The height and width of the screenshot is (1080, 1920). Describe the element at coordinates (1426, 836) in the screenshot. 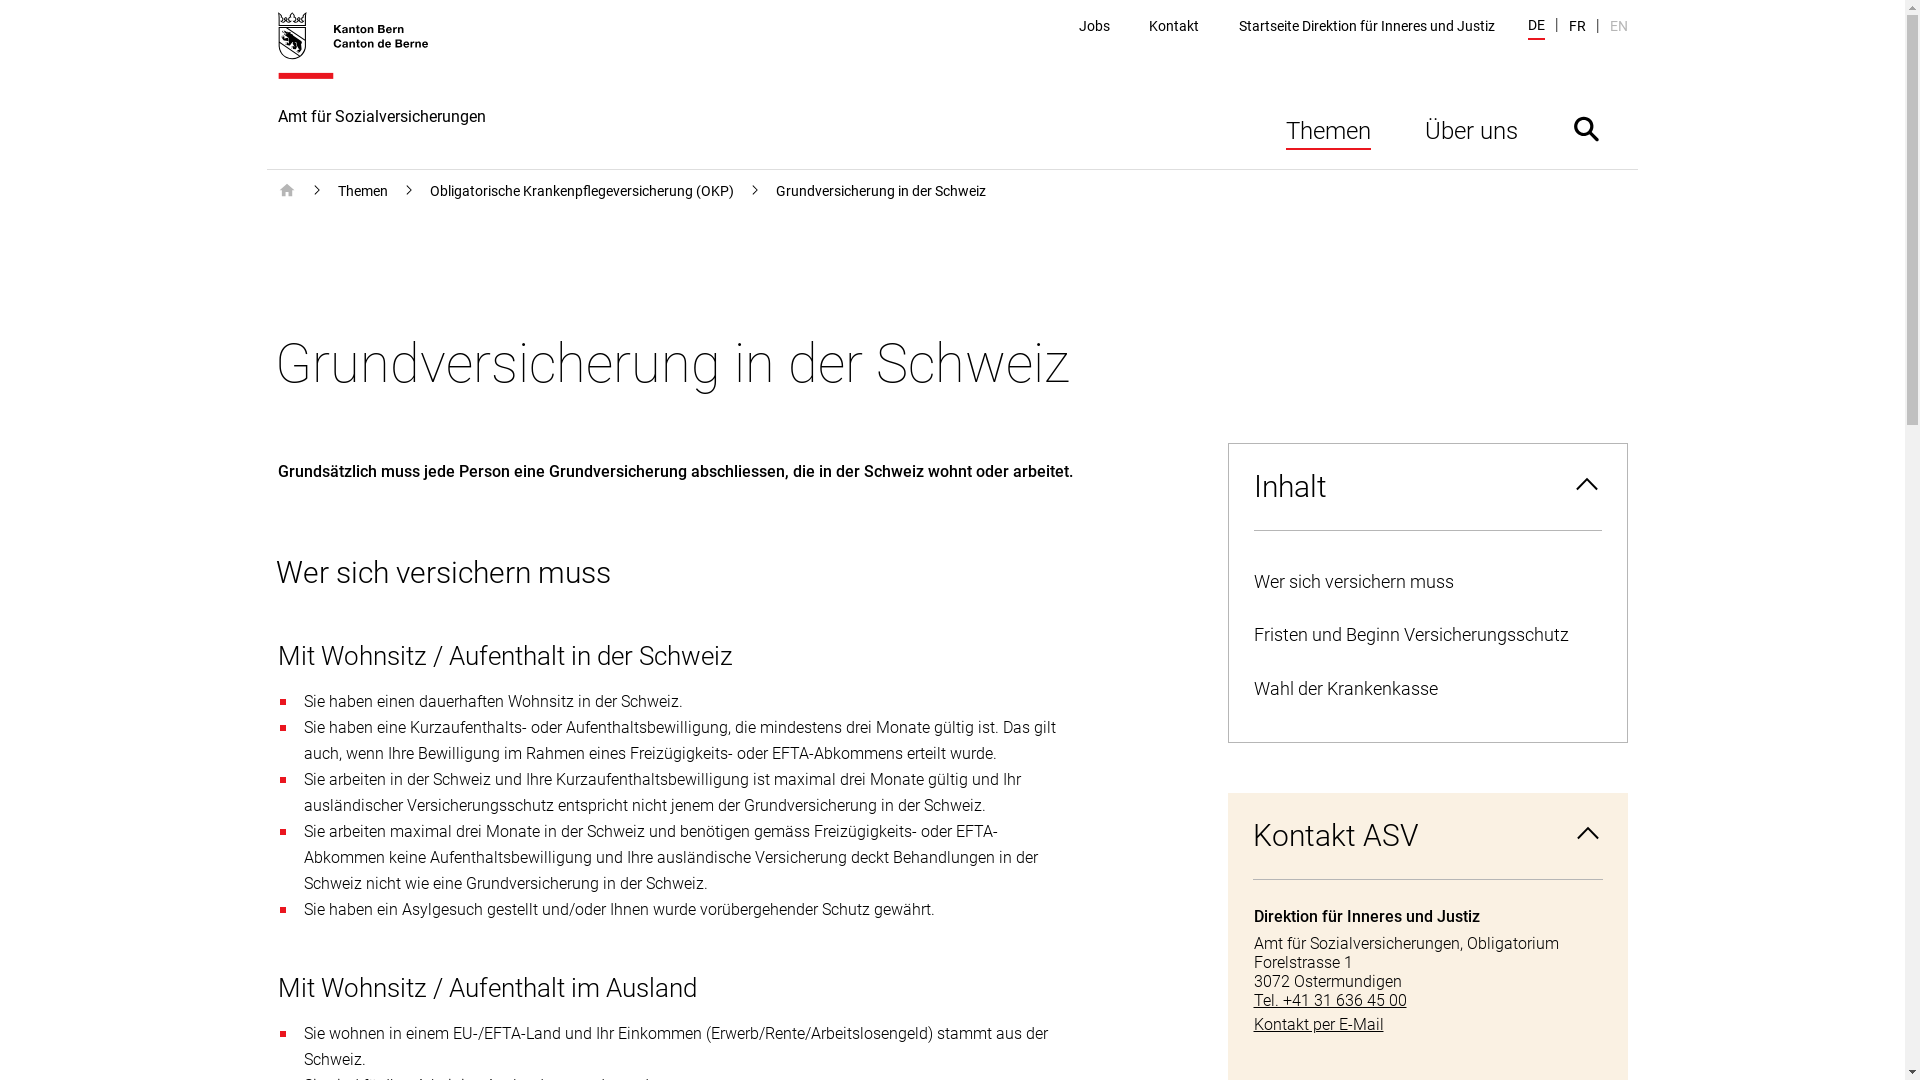

I see `'Kontakt ASV'` at that location.